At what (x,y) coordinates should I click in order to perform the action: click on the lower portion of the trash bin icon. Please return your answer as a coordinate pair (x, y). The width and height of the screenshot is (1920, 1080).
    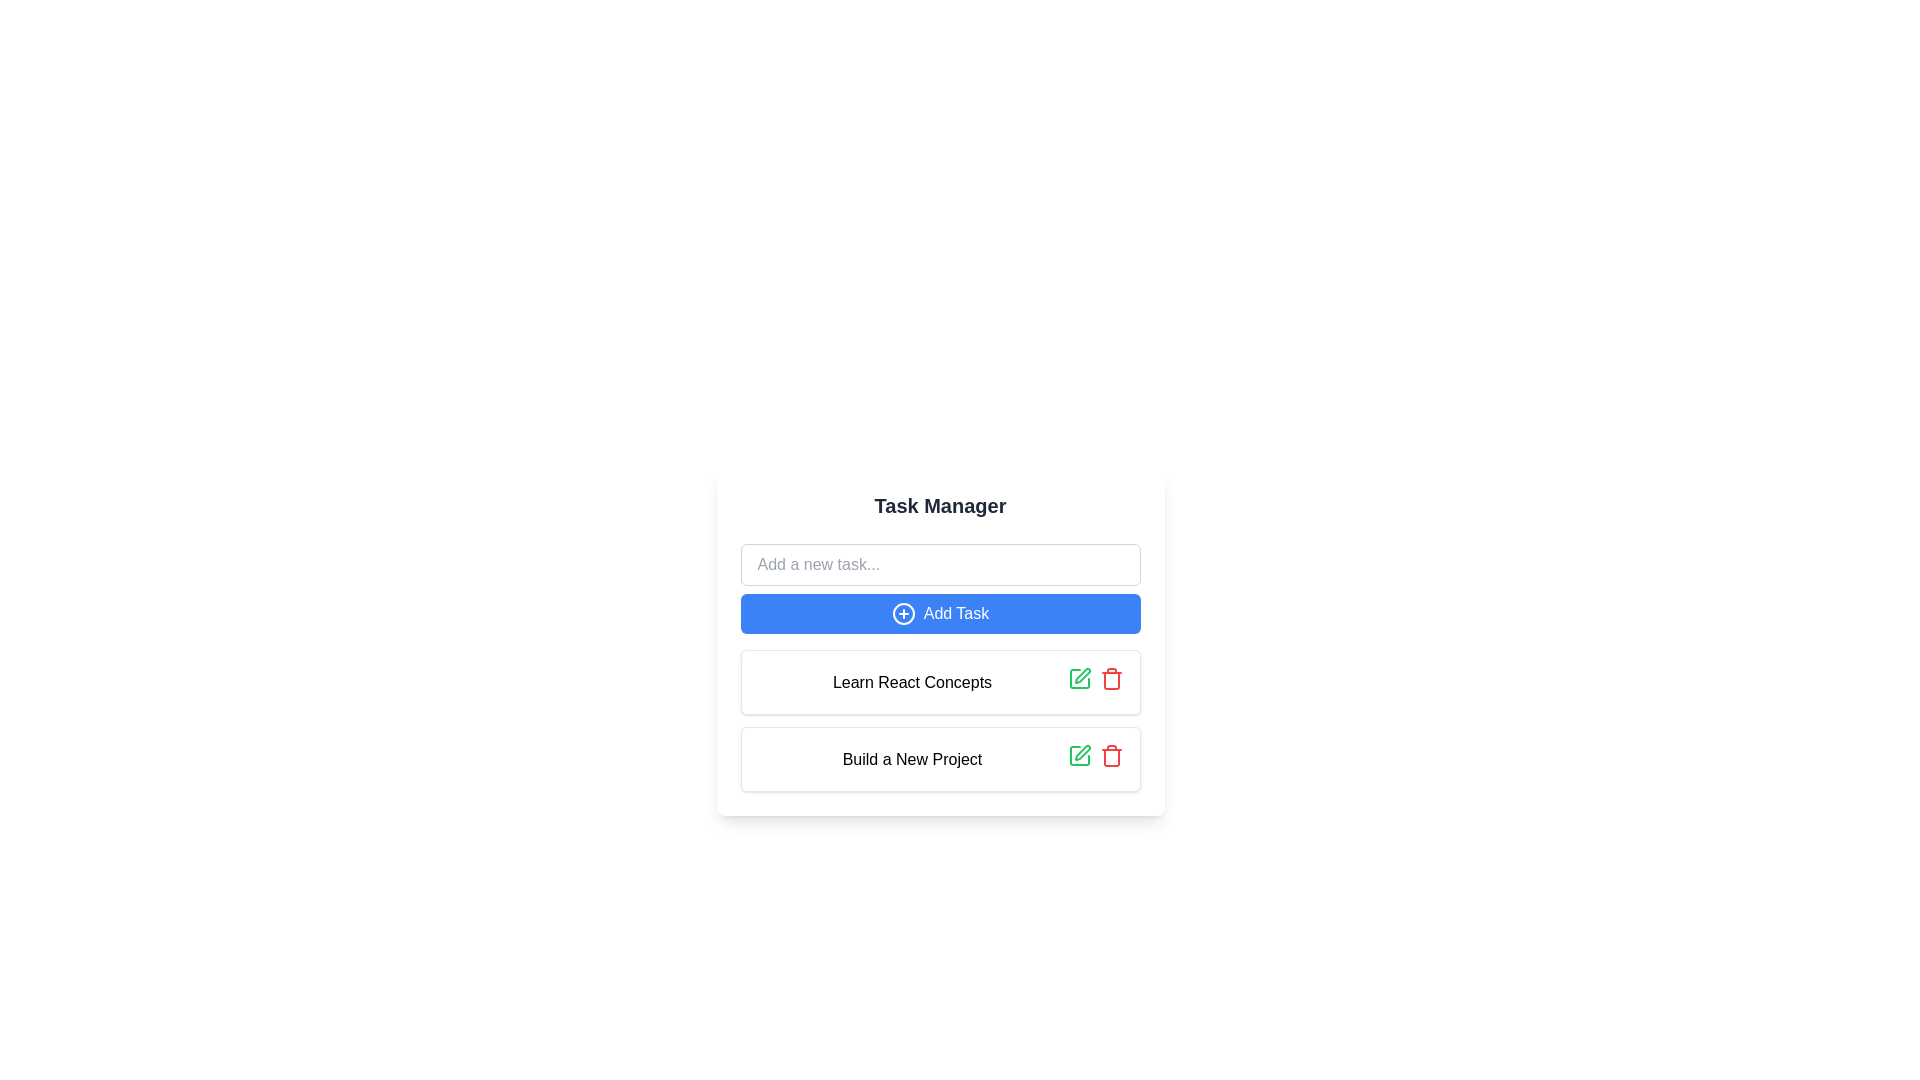
    Looking at the image, I should click on (1110, 758).